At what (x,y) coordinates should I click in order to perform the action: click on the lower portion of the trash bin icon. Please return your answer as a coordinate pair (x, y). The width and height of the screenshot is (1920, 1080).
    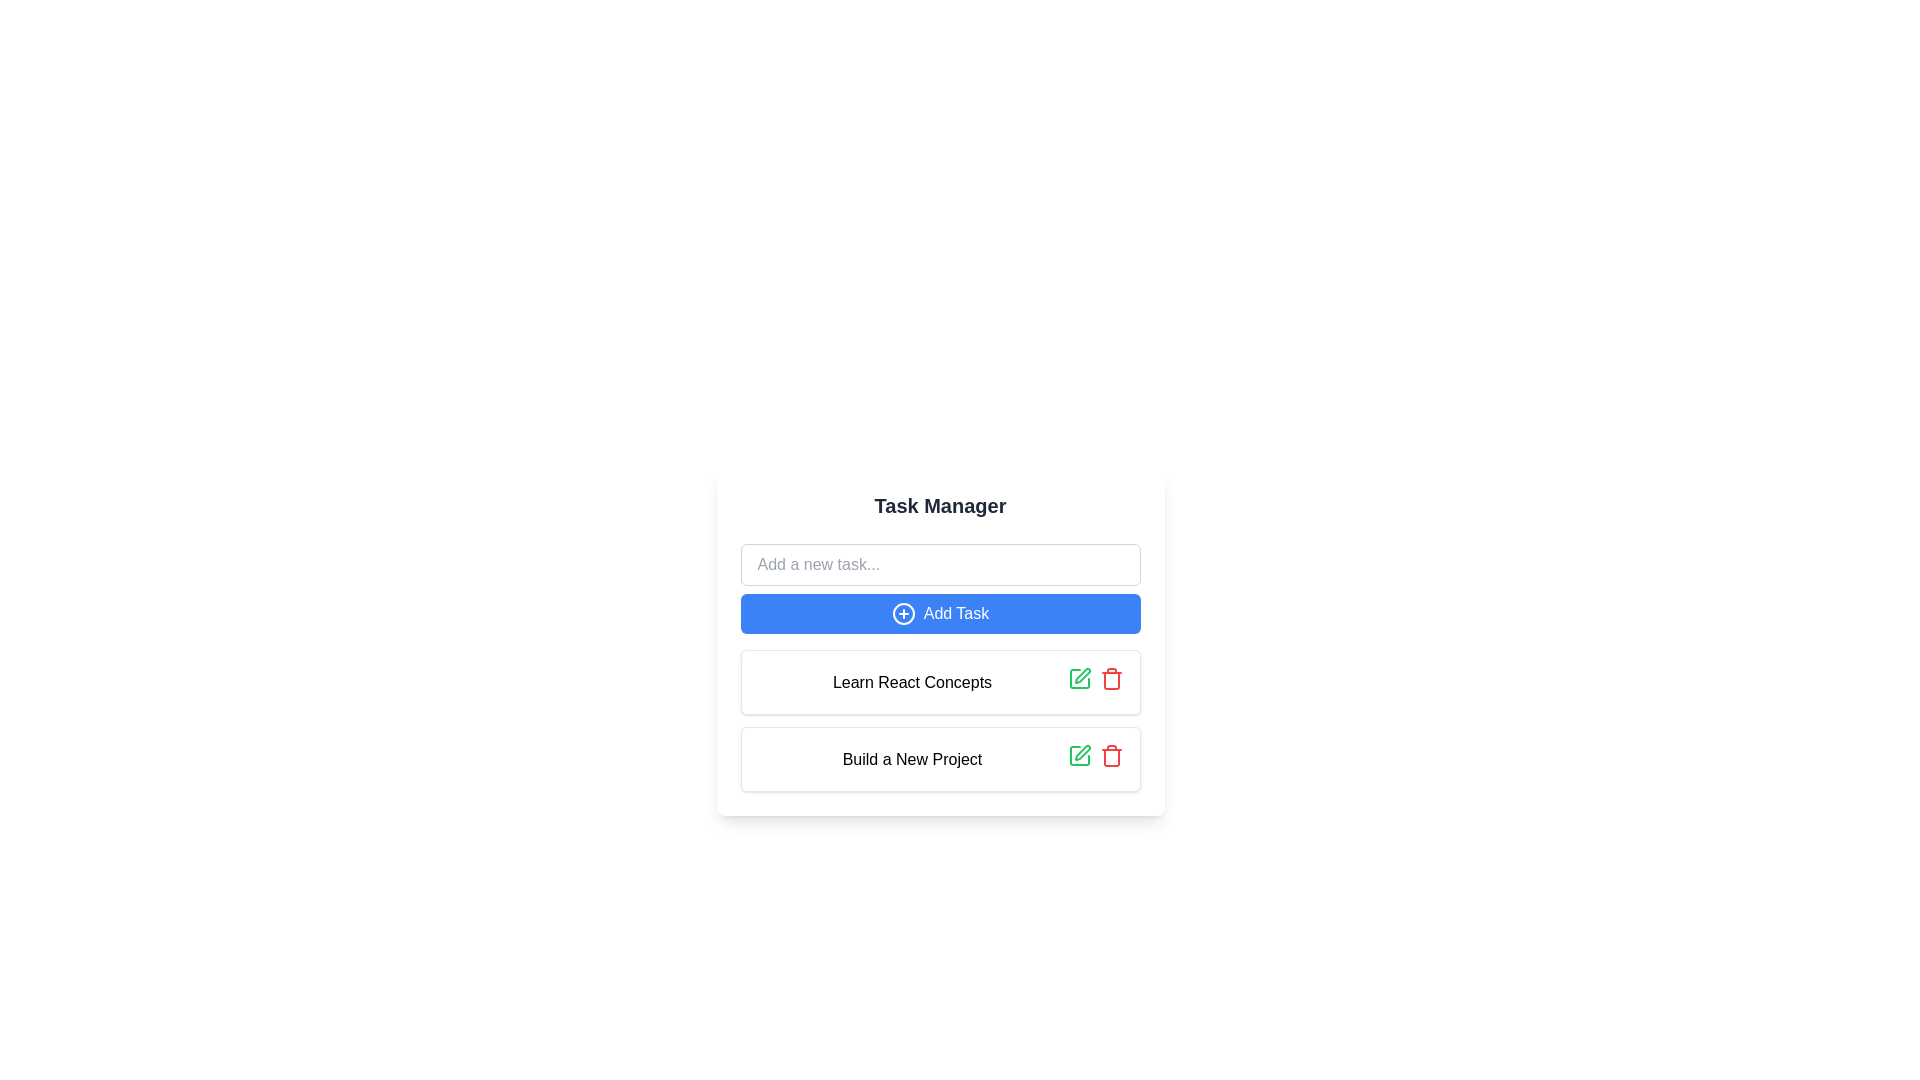
    Looking at the image, I should click on (1110, 758).